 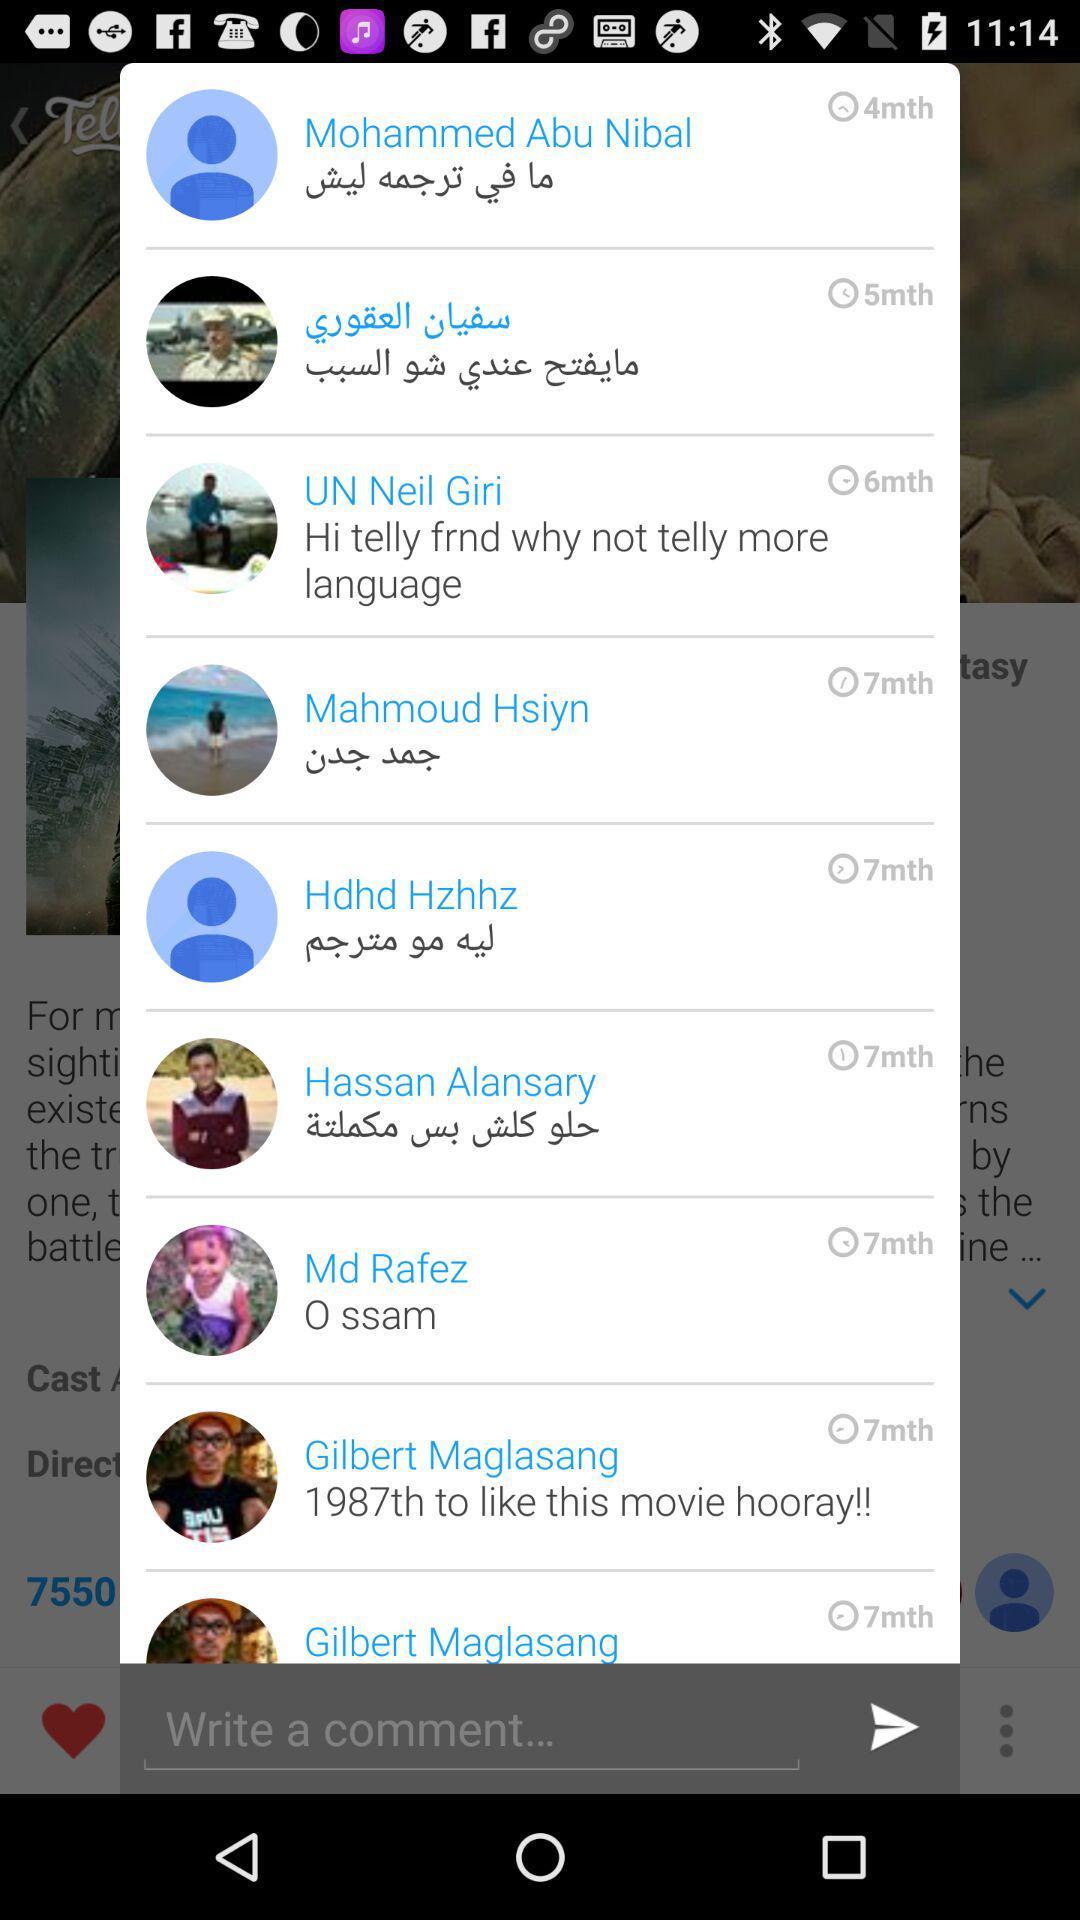 I want to click on mohammed abu nibal item, so click(x=617, y=153).